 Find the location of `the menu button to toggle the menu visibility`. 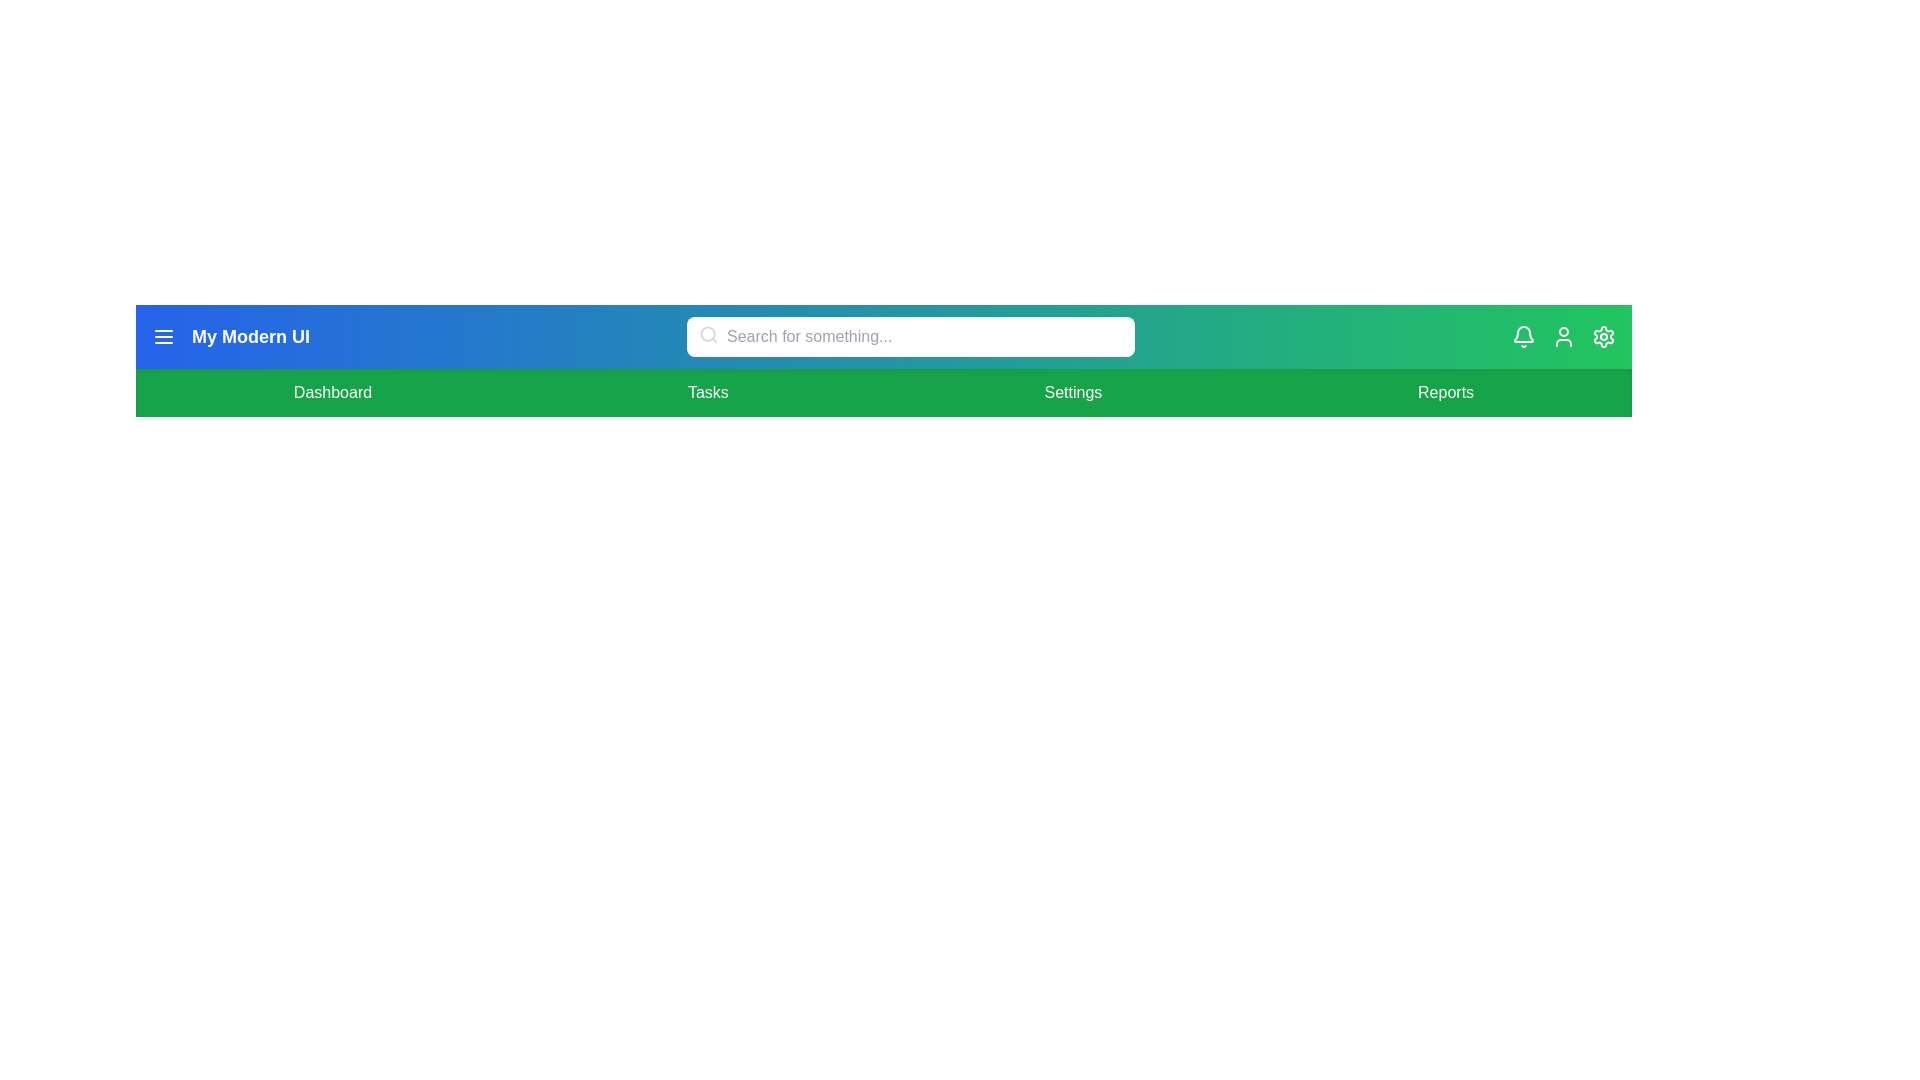

the menu button to toggle the menu visibility is located at coordinates (163, 335).